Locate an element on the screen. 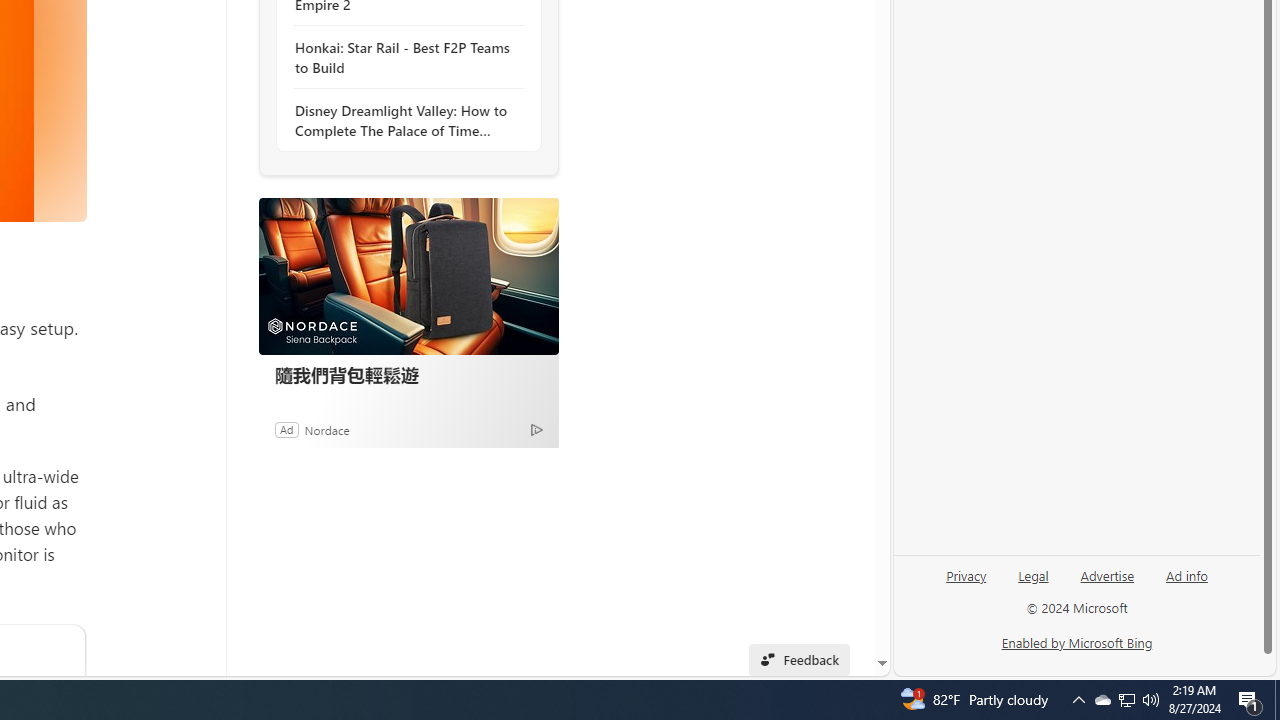 The height and width of the screenshot is (720, 1280). 'Ad' is located at coordinates (285, 428).